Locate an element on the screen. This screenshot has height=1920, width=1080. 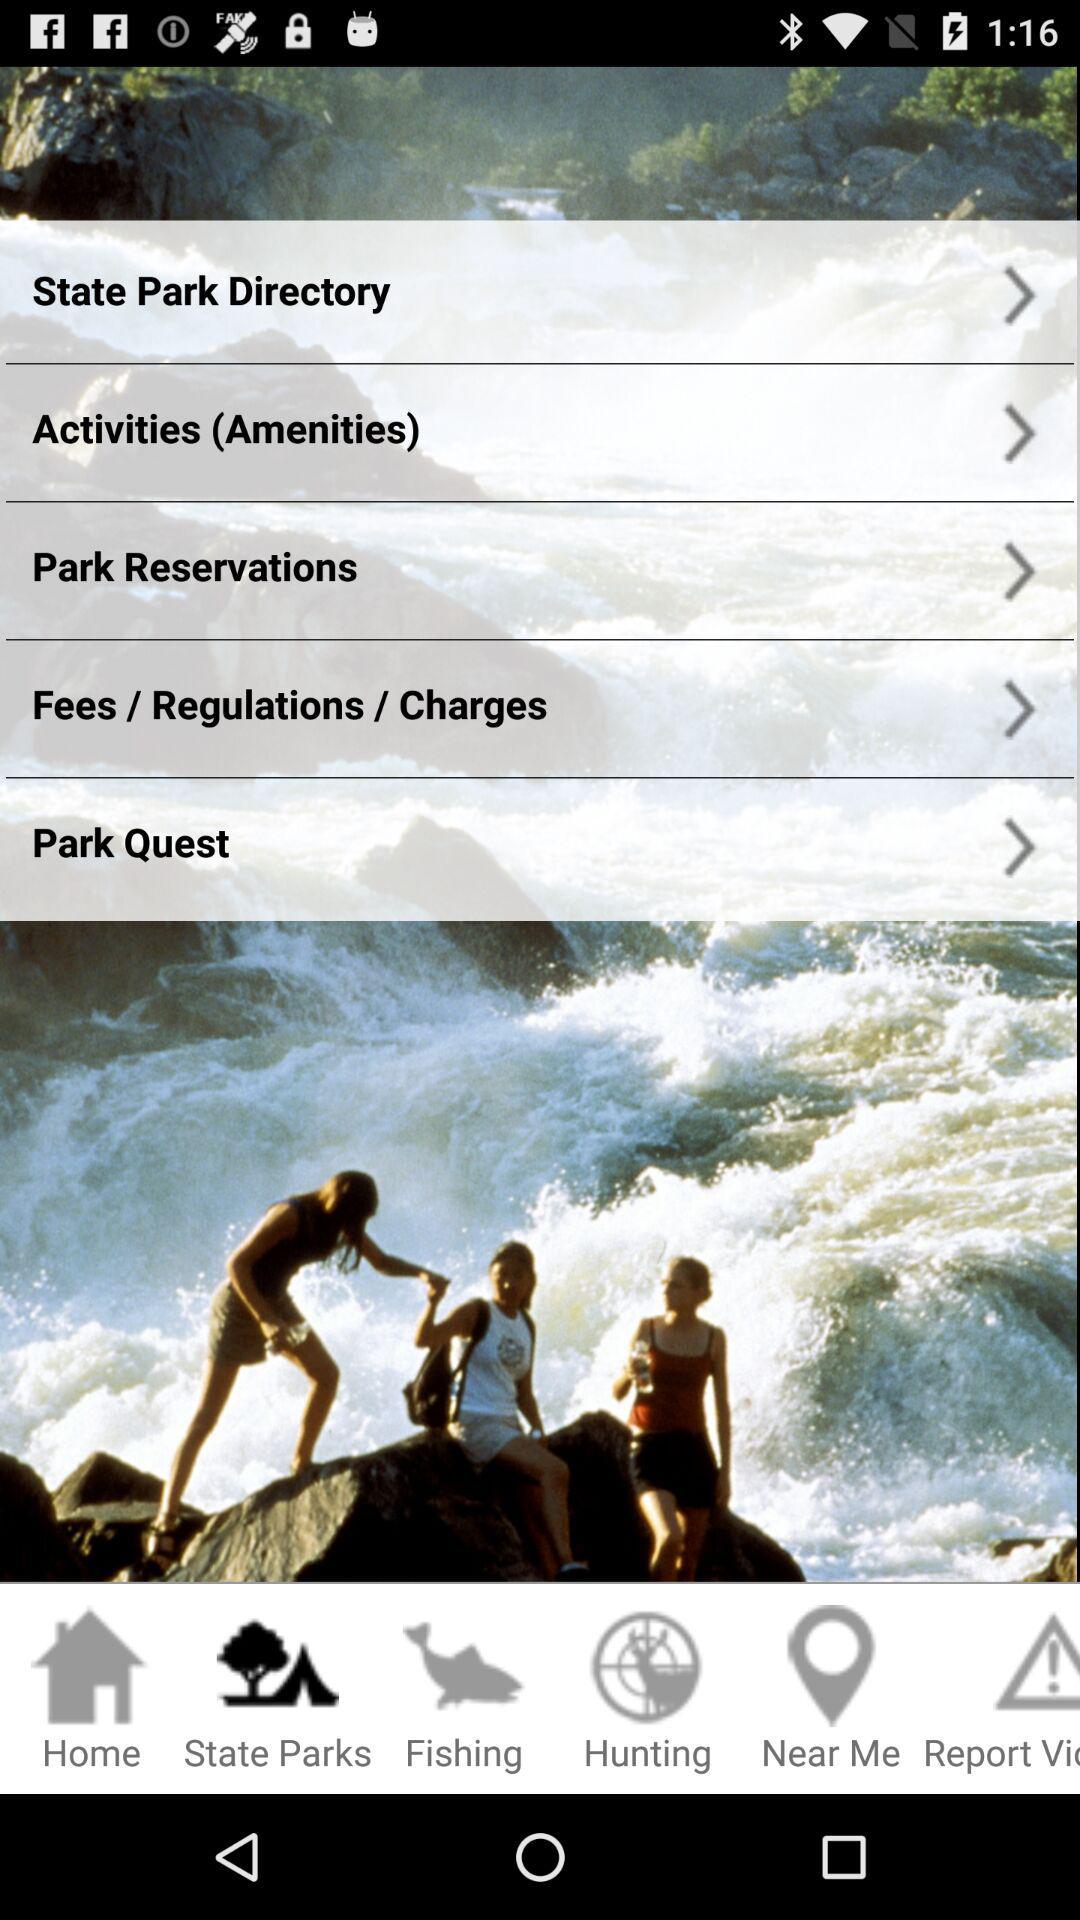
right of charges is located at coordinates (1016, 708).